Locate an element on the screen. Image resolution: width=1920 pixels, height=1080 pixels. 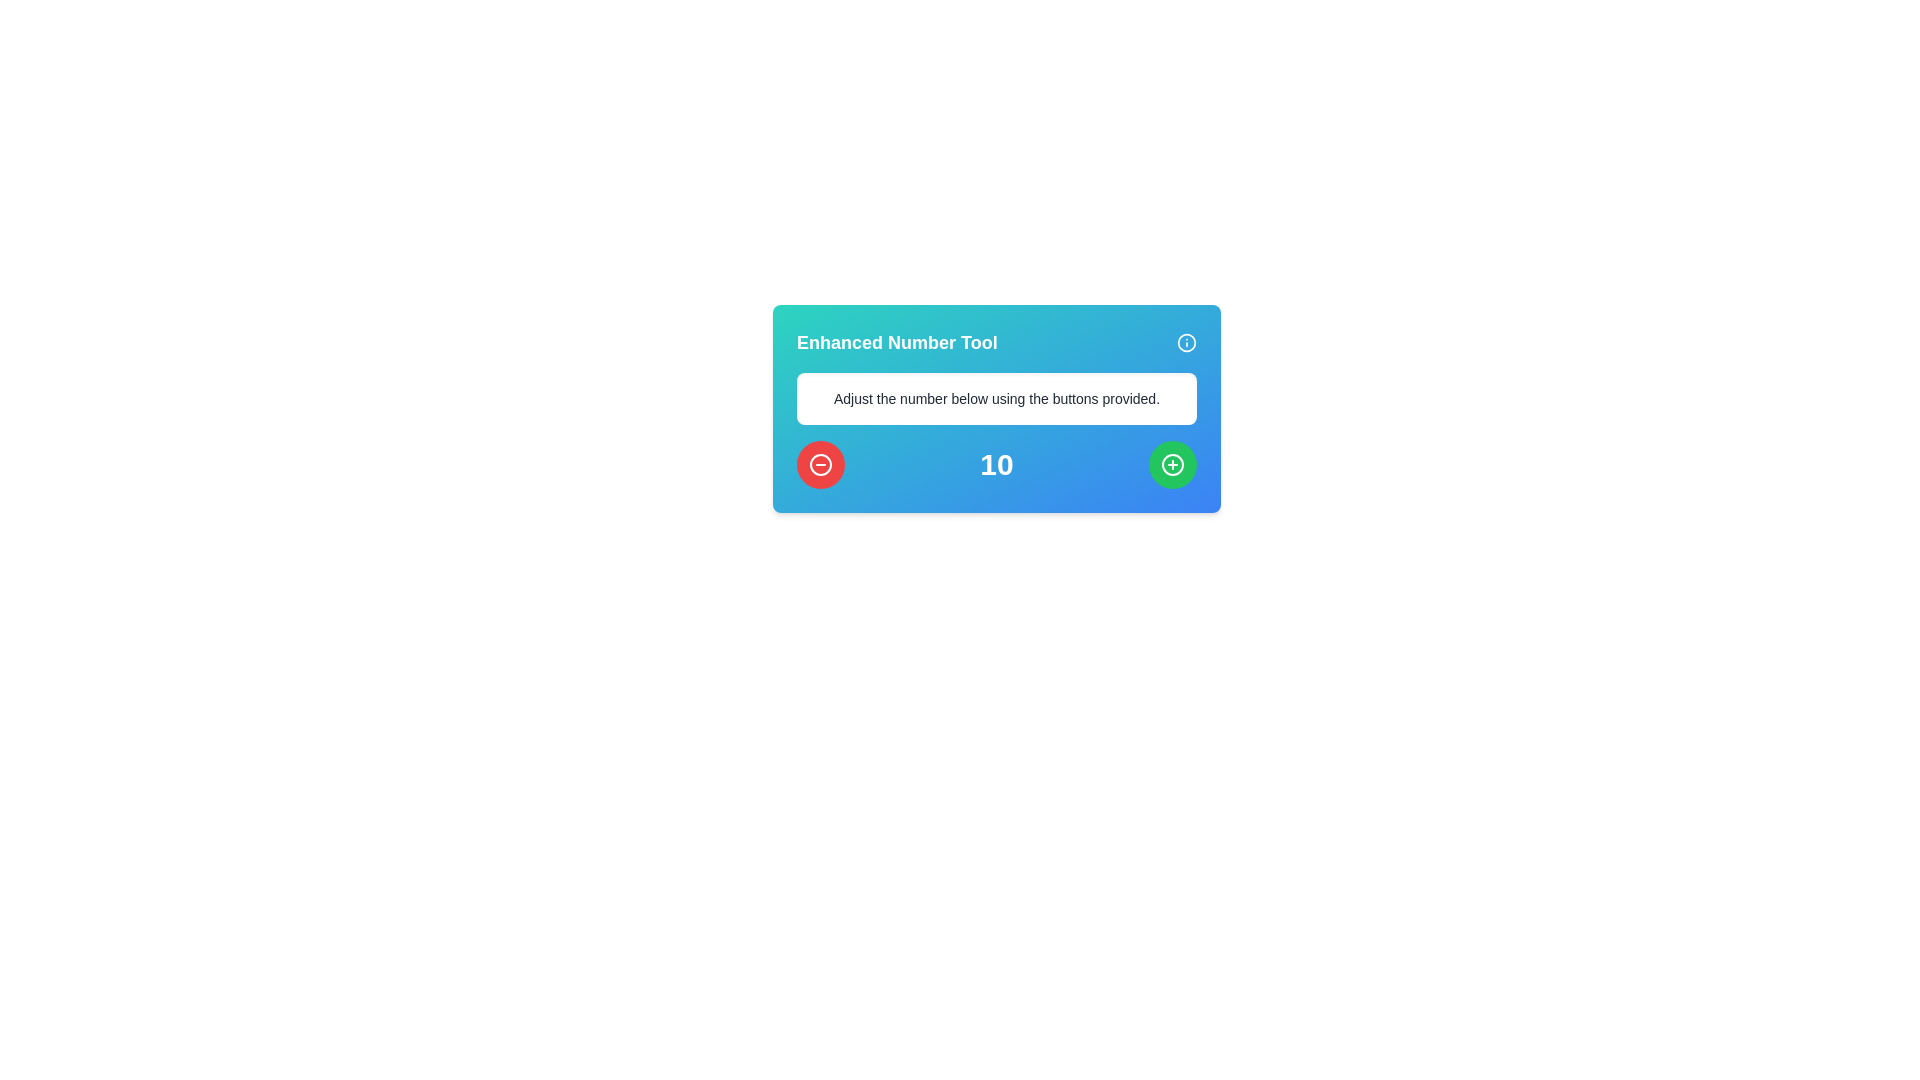
the decrement button located to the left of the numerical value display '10' to decrease the number is located at coordinates (820, 465).